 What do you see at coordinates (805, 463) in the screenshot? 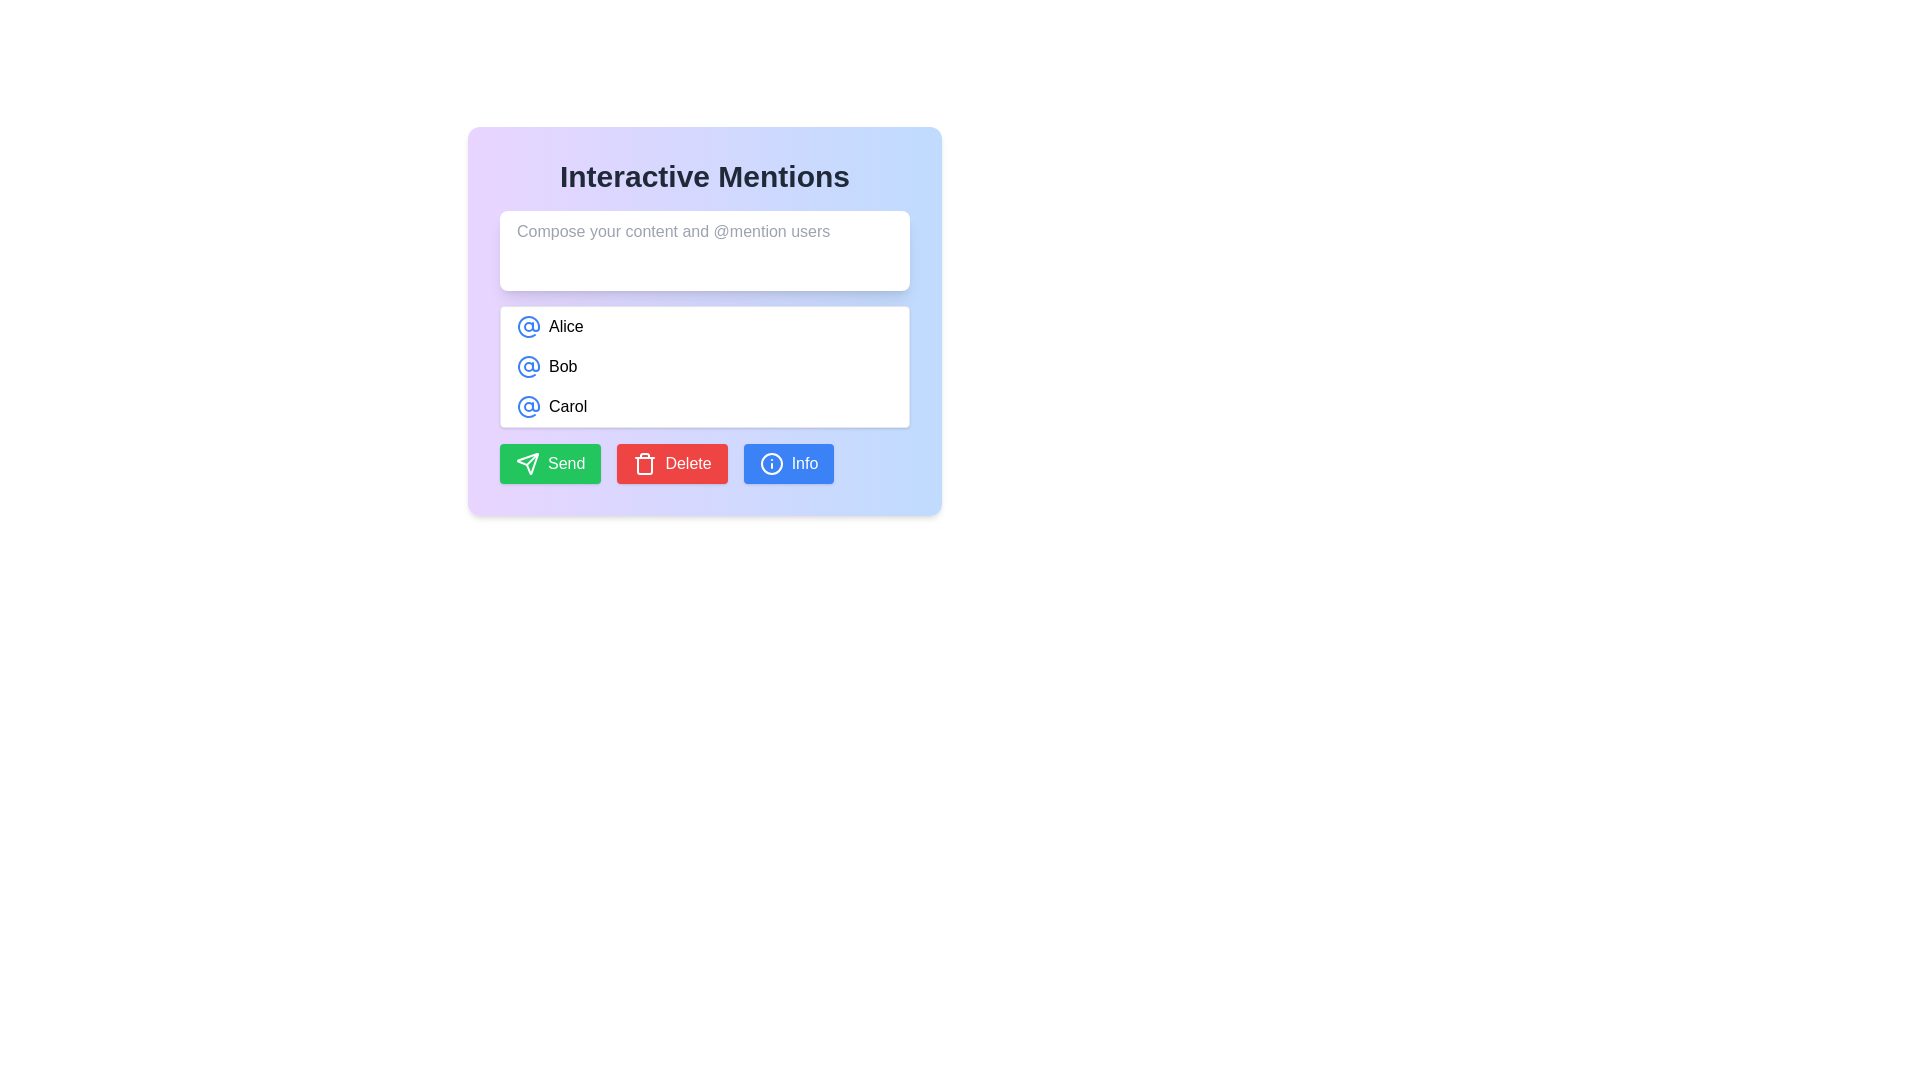
I see `the text label displaying 'Info' in white font on a blue background, located at the rightmost side of the button group at the bottom of the user interface panel` at bounding box center [805, 463].